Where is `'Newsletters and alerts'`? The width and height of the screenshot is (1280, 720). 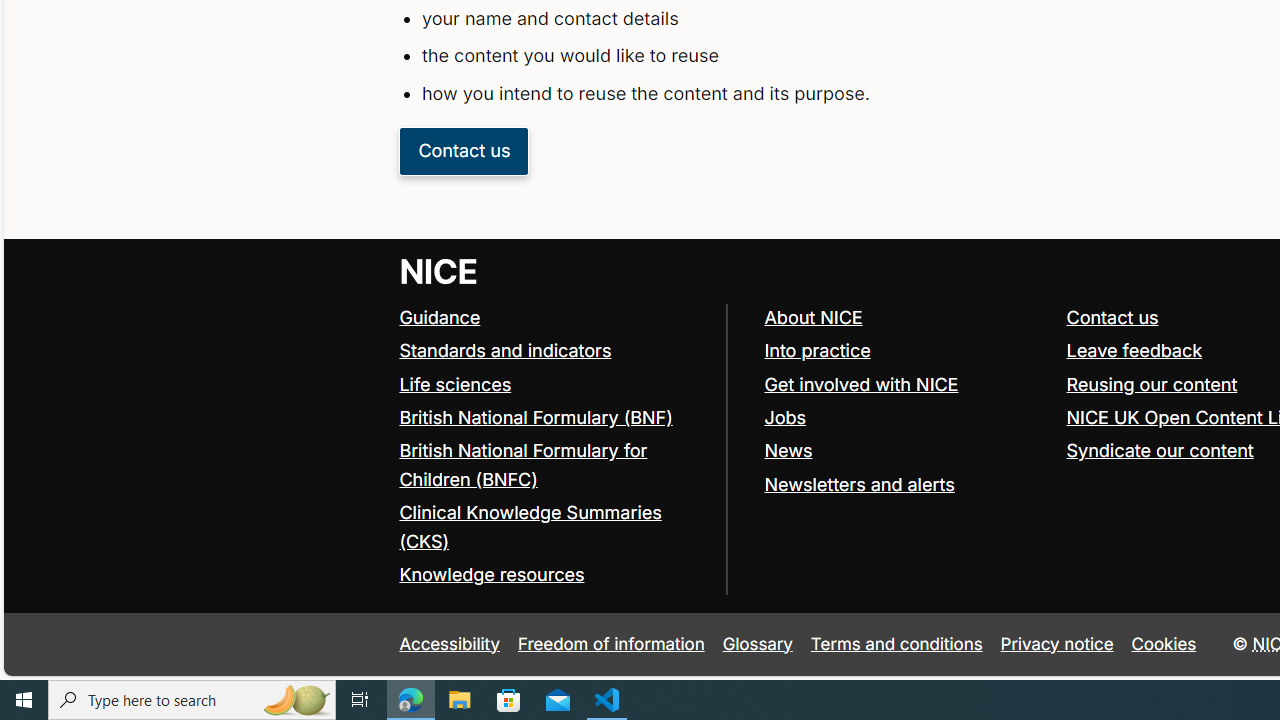
'Newsletters and alerts' is located at coordinates (859, 484).